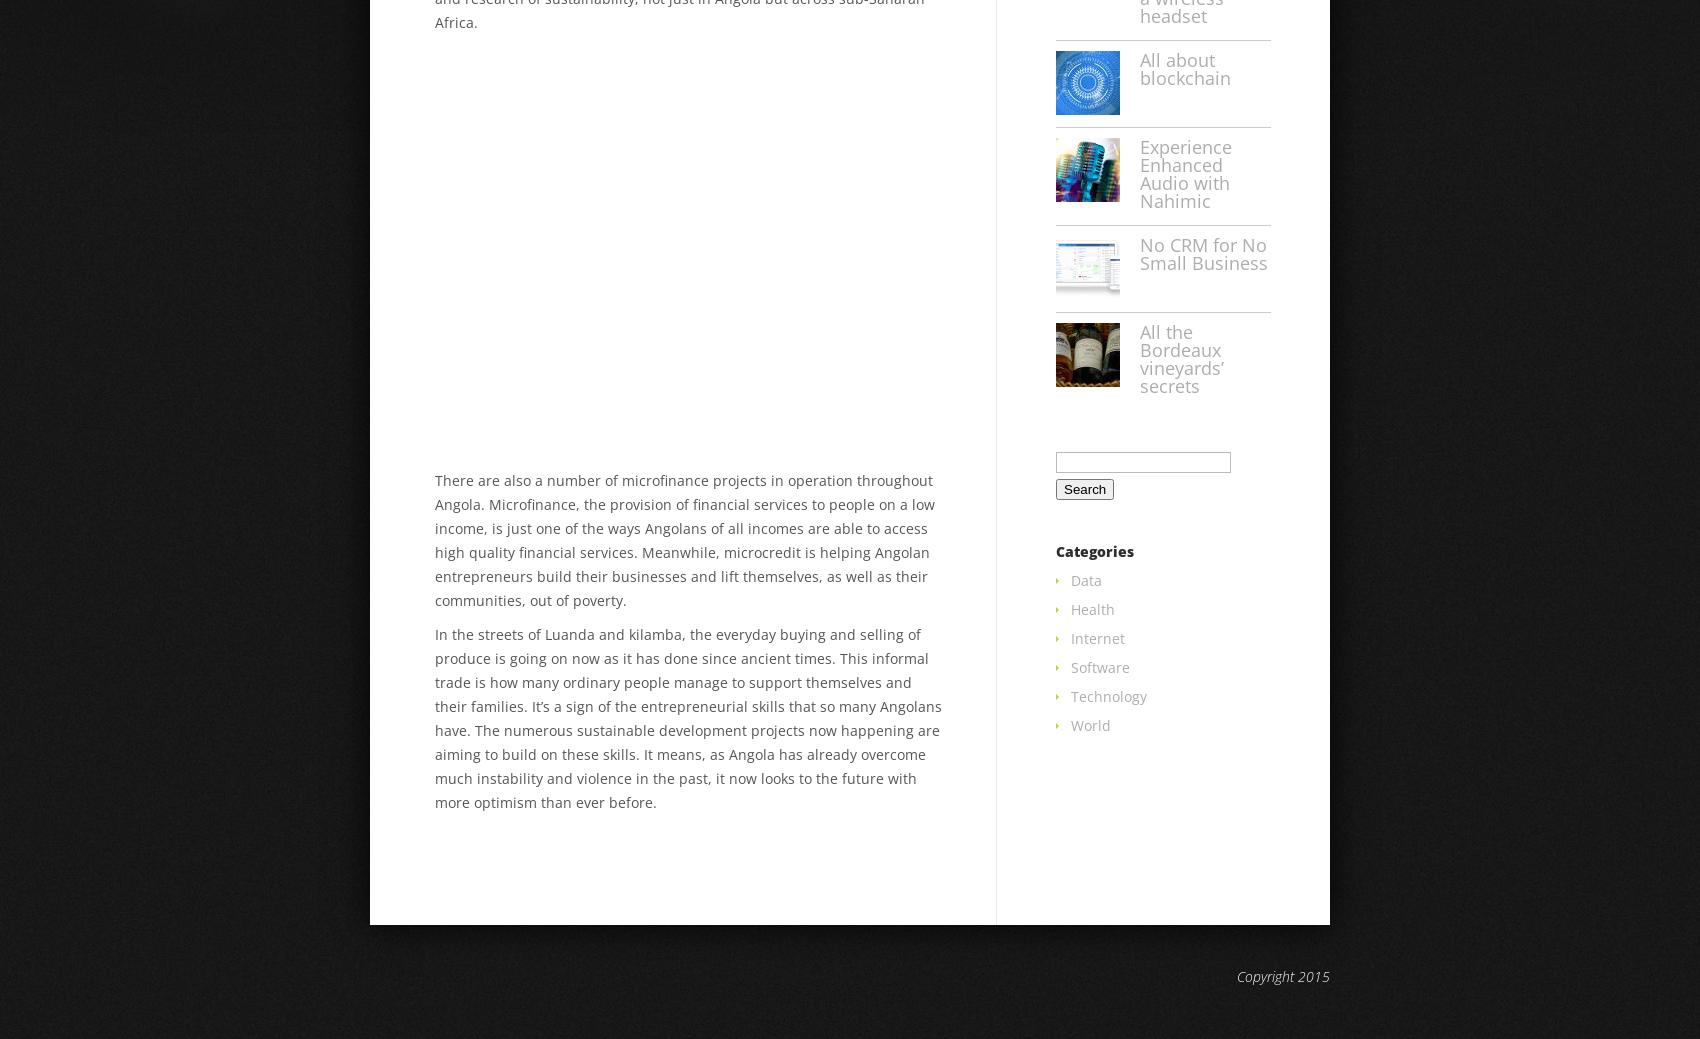 This screenshot has height=1039, width=1700. Describe the element at coordinates (1181, 357) in the screenshot. I see `'All the Bordeaux vineyards’ secrets'` at that location.